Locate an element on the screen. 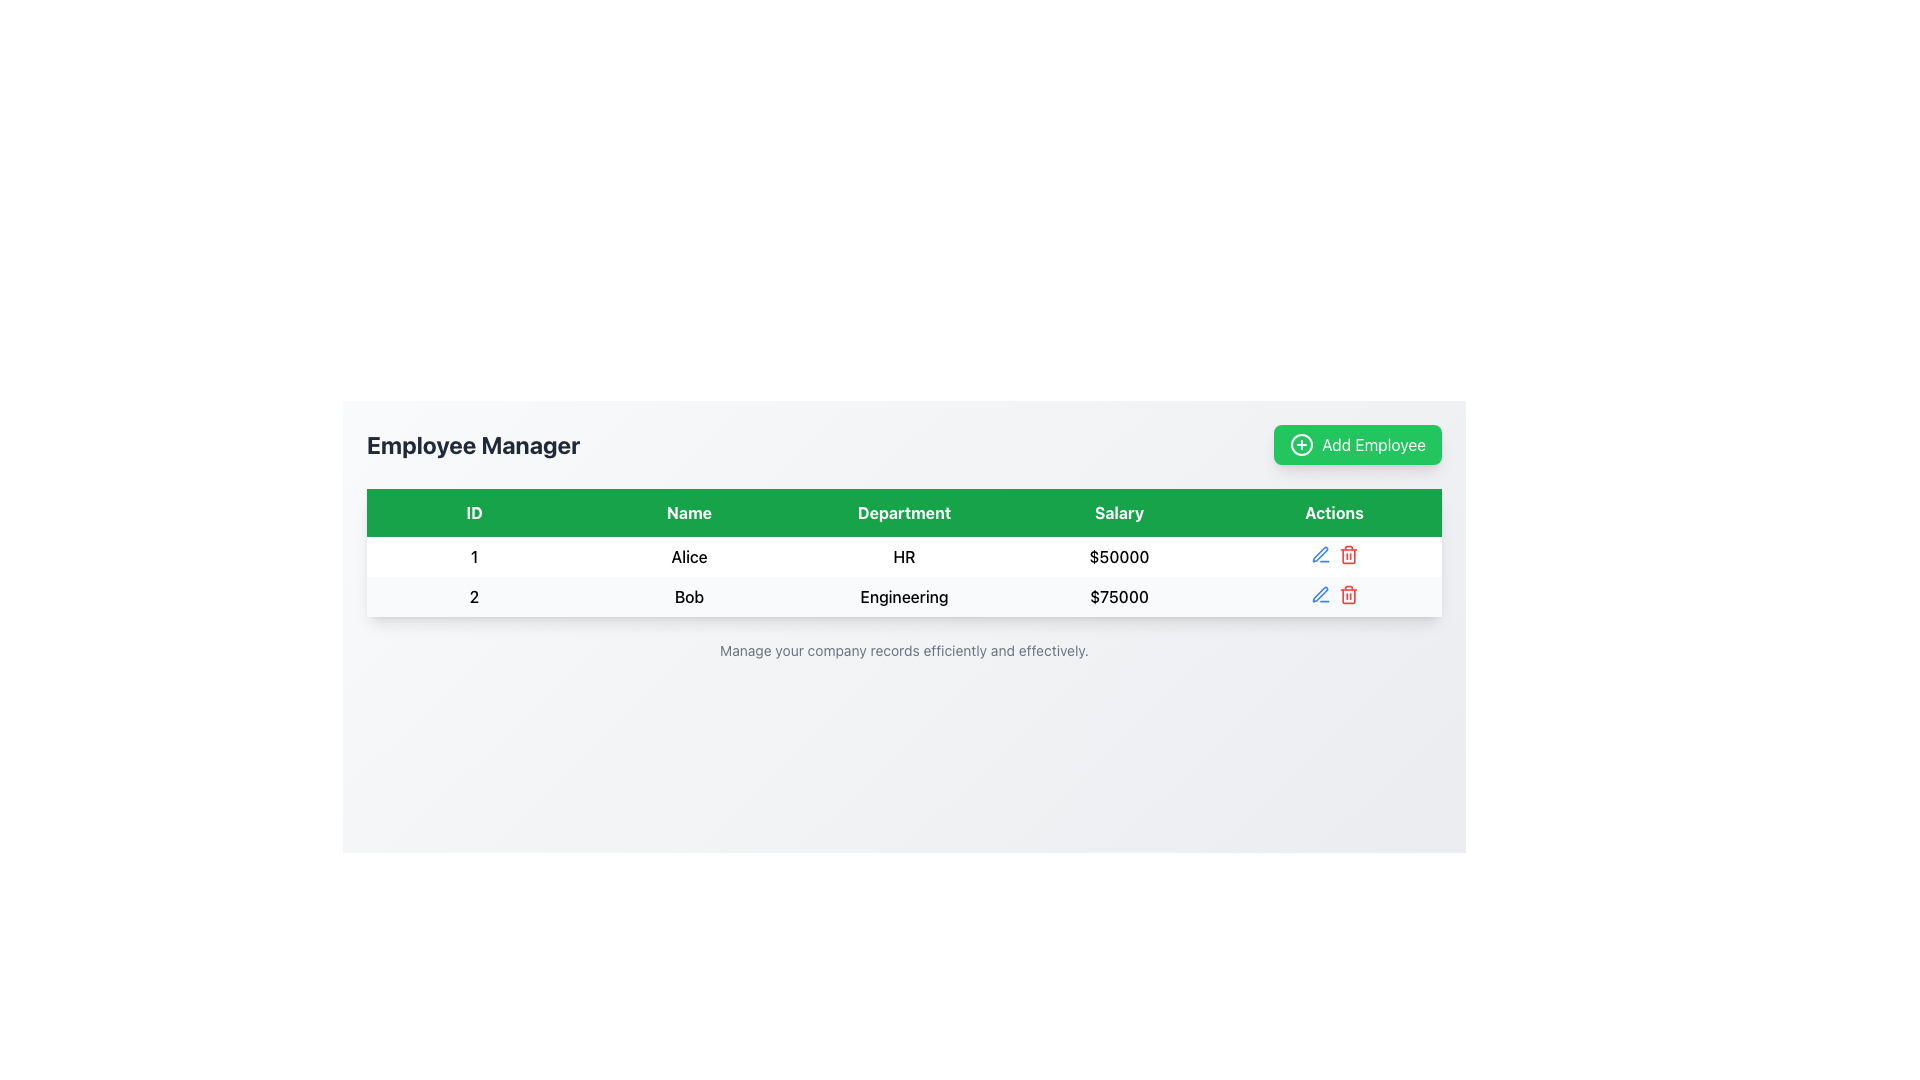 Image resolution: width=1920 pixels, height=1080 pixels. the edit icon button located in the 'Actions' column for the entry labeled 'Bob' is located at coordinates (1320, 555).